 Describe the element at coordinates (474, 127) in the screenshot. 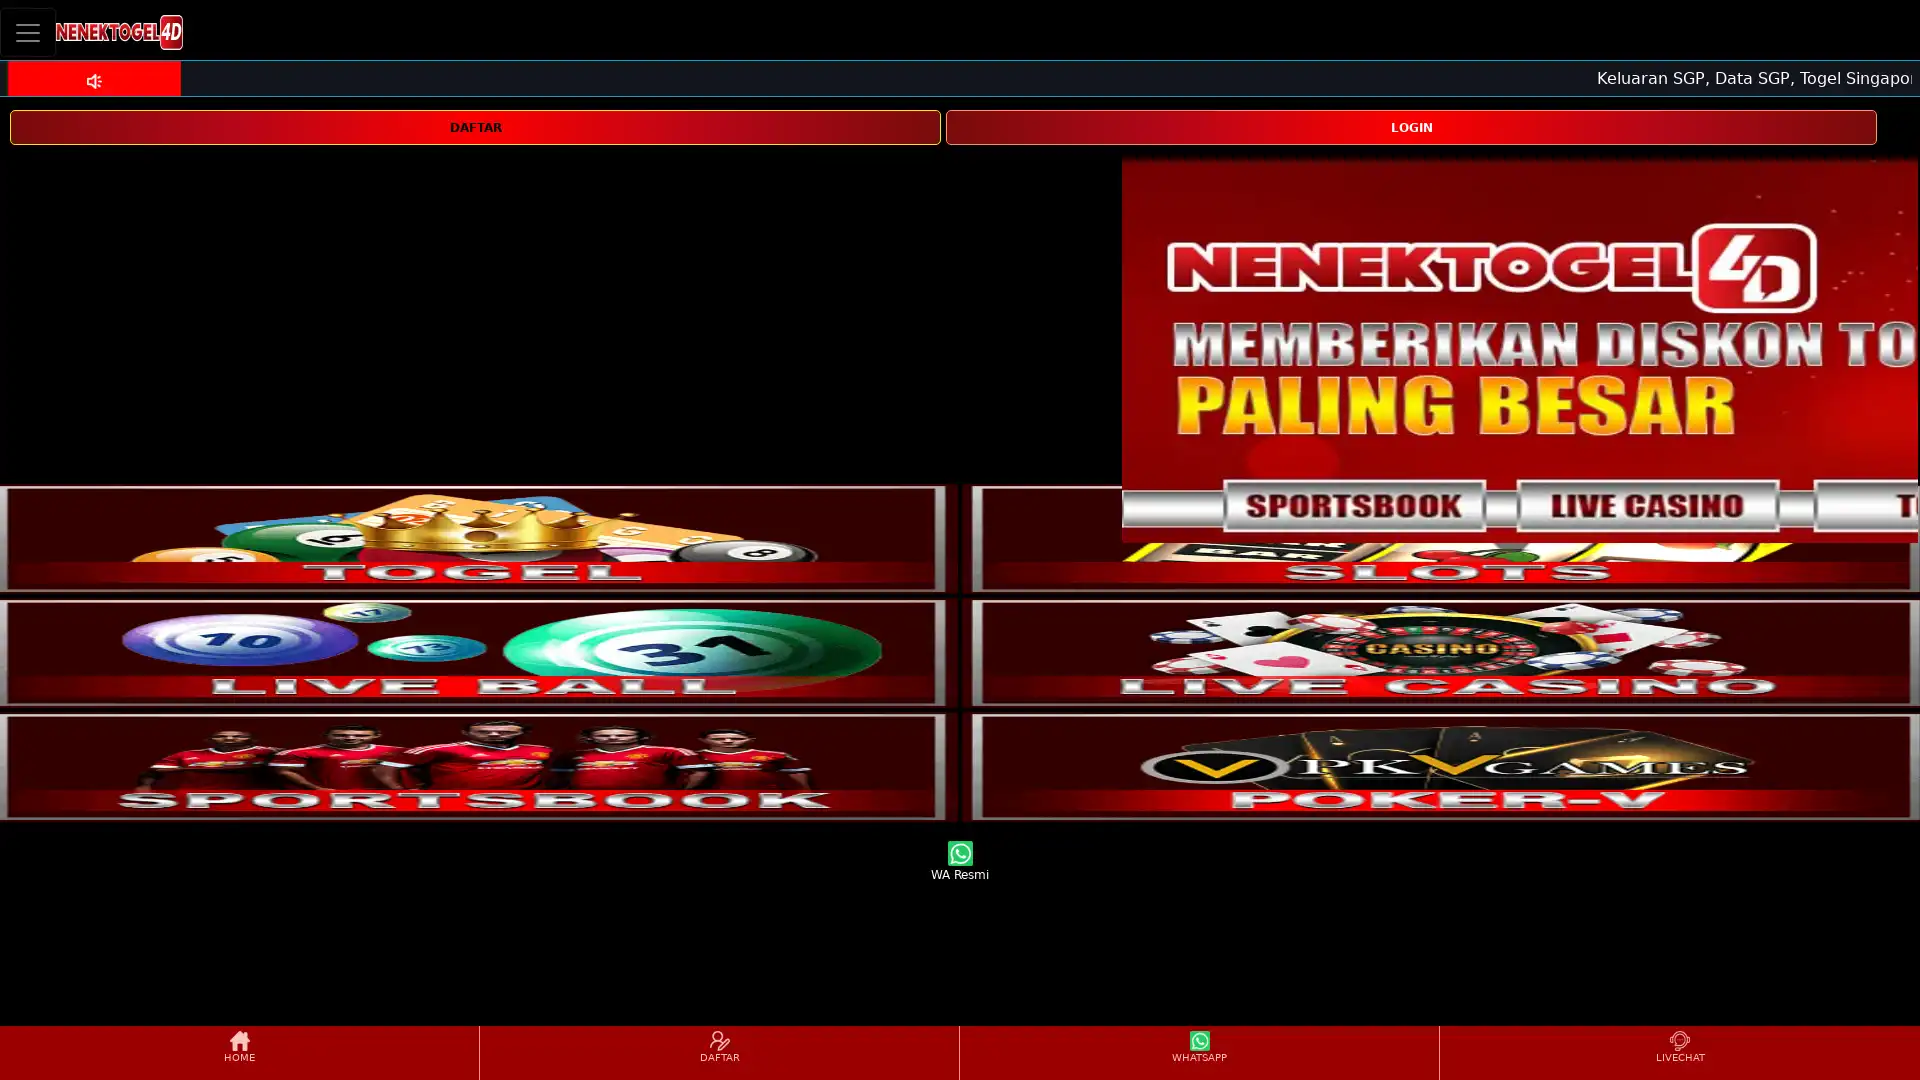

I see `DAFTAR` at that location.